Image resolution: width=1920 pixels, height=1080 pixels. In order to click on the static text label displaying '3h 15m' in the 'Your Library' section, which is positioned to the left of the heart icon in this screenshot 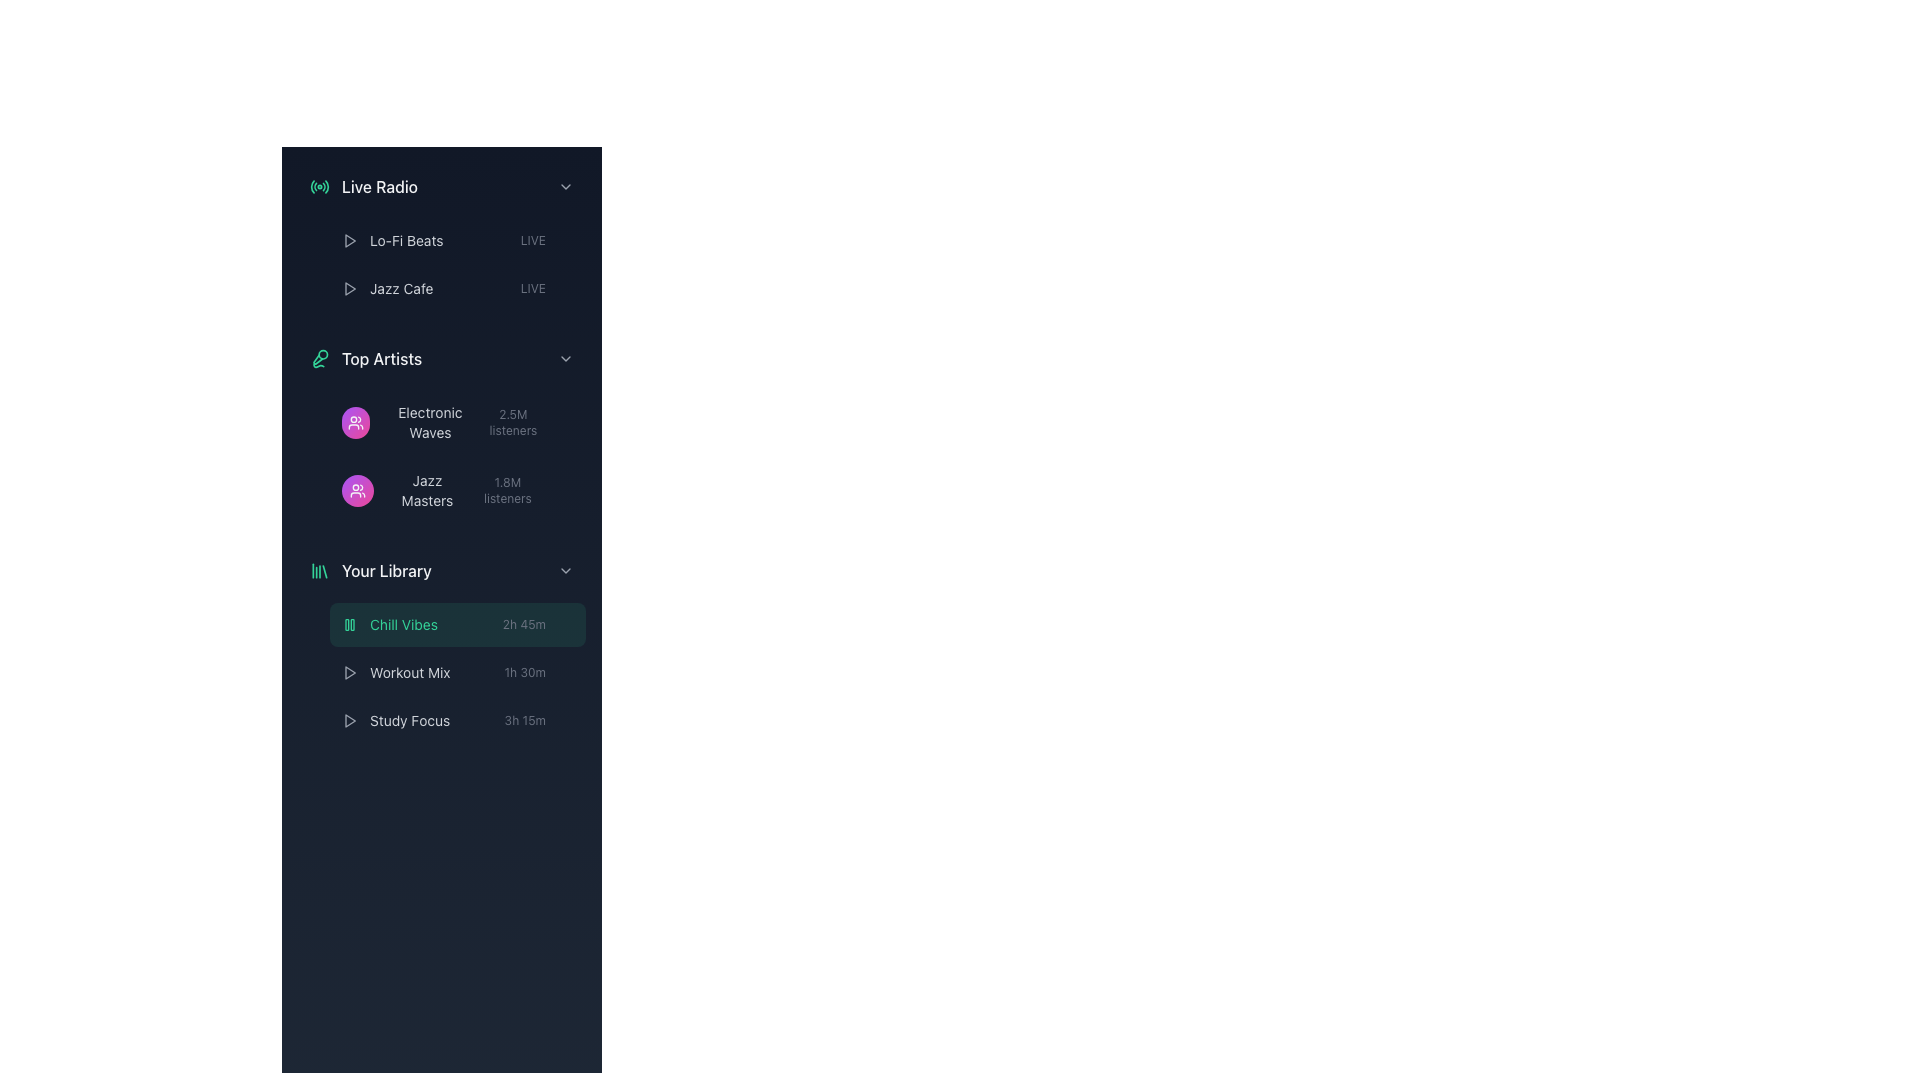, I will do `click(525, 721)`.